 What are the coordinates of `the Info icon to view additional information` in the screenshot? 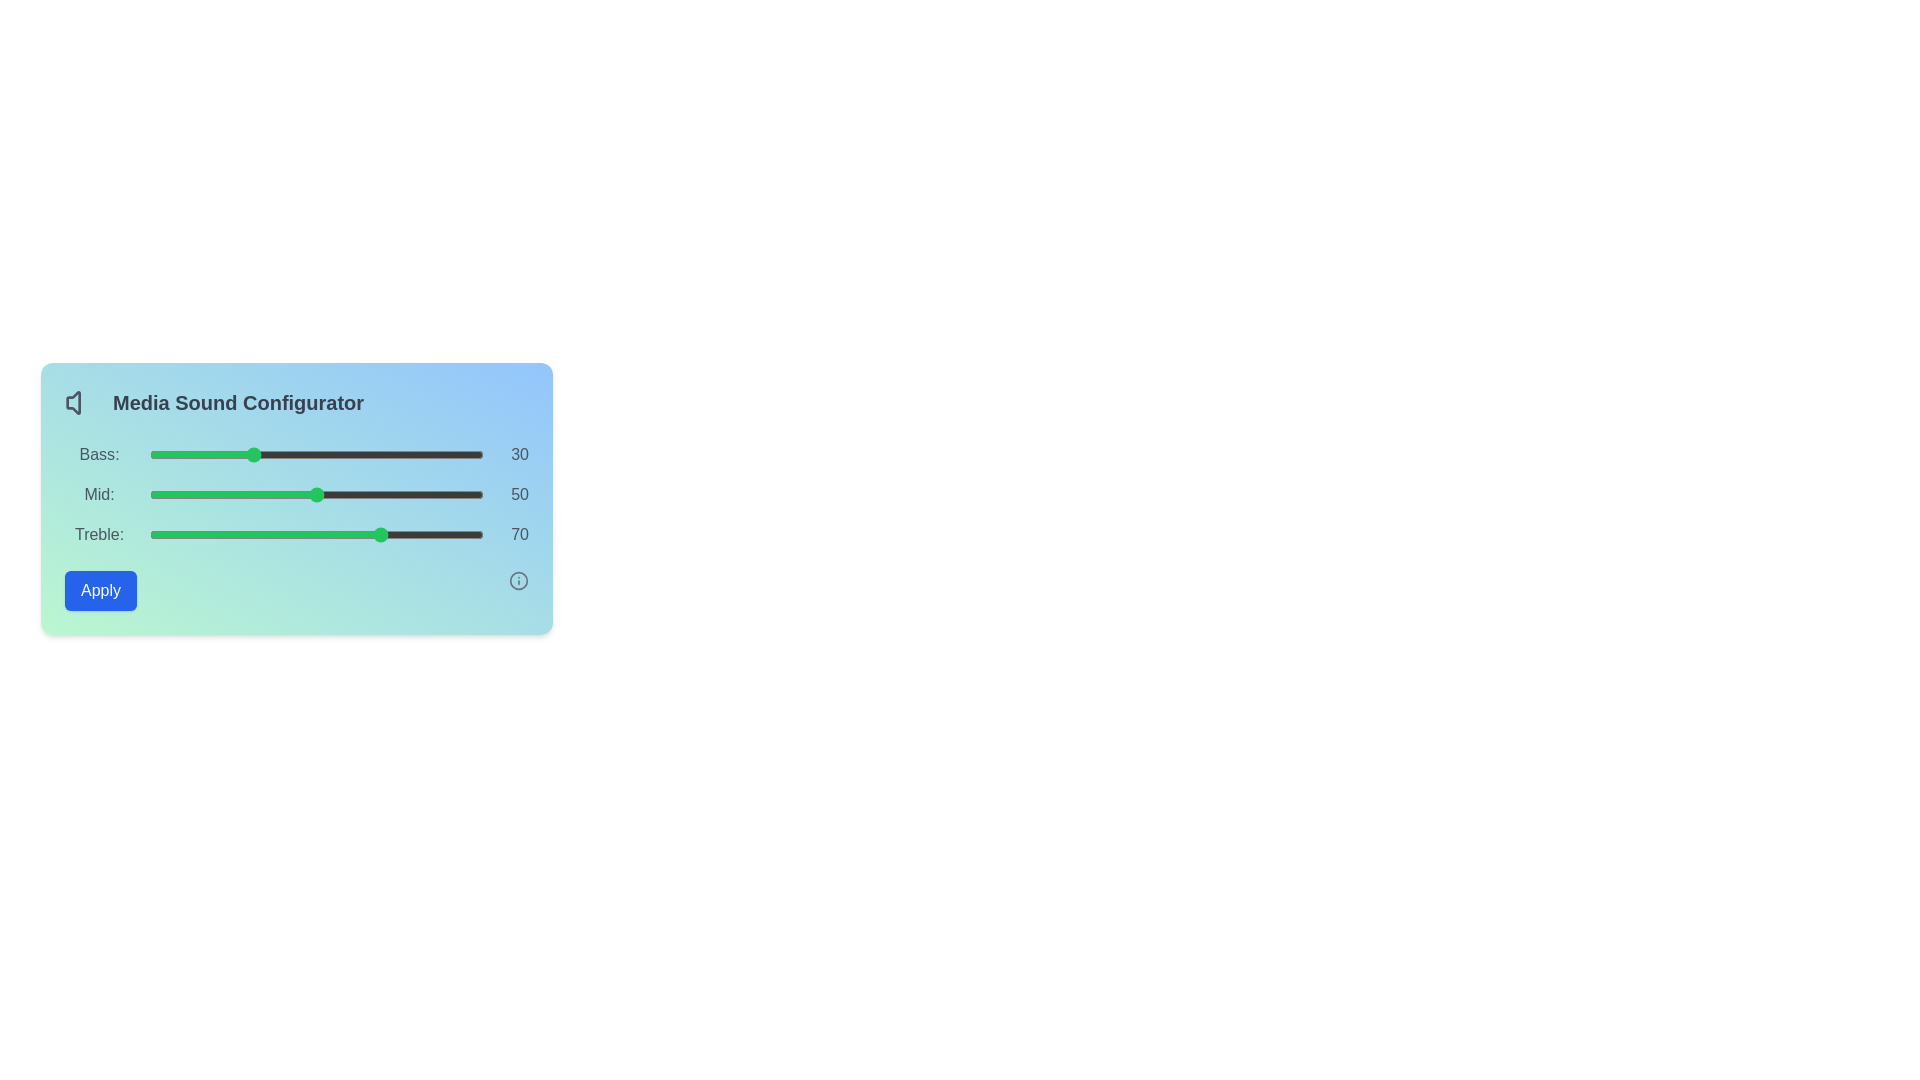 It's located at (518, 581).